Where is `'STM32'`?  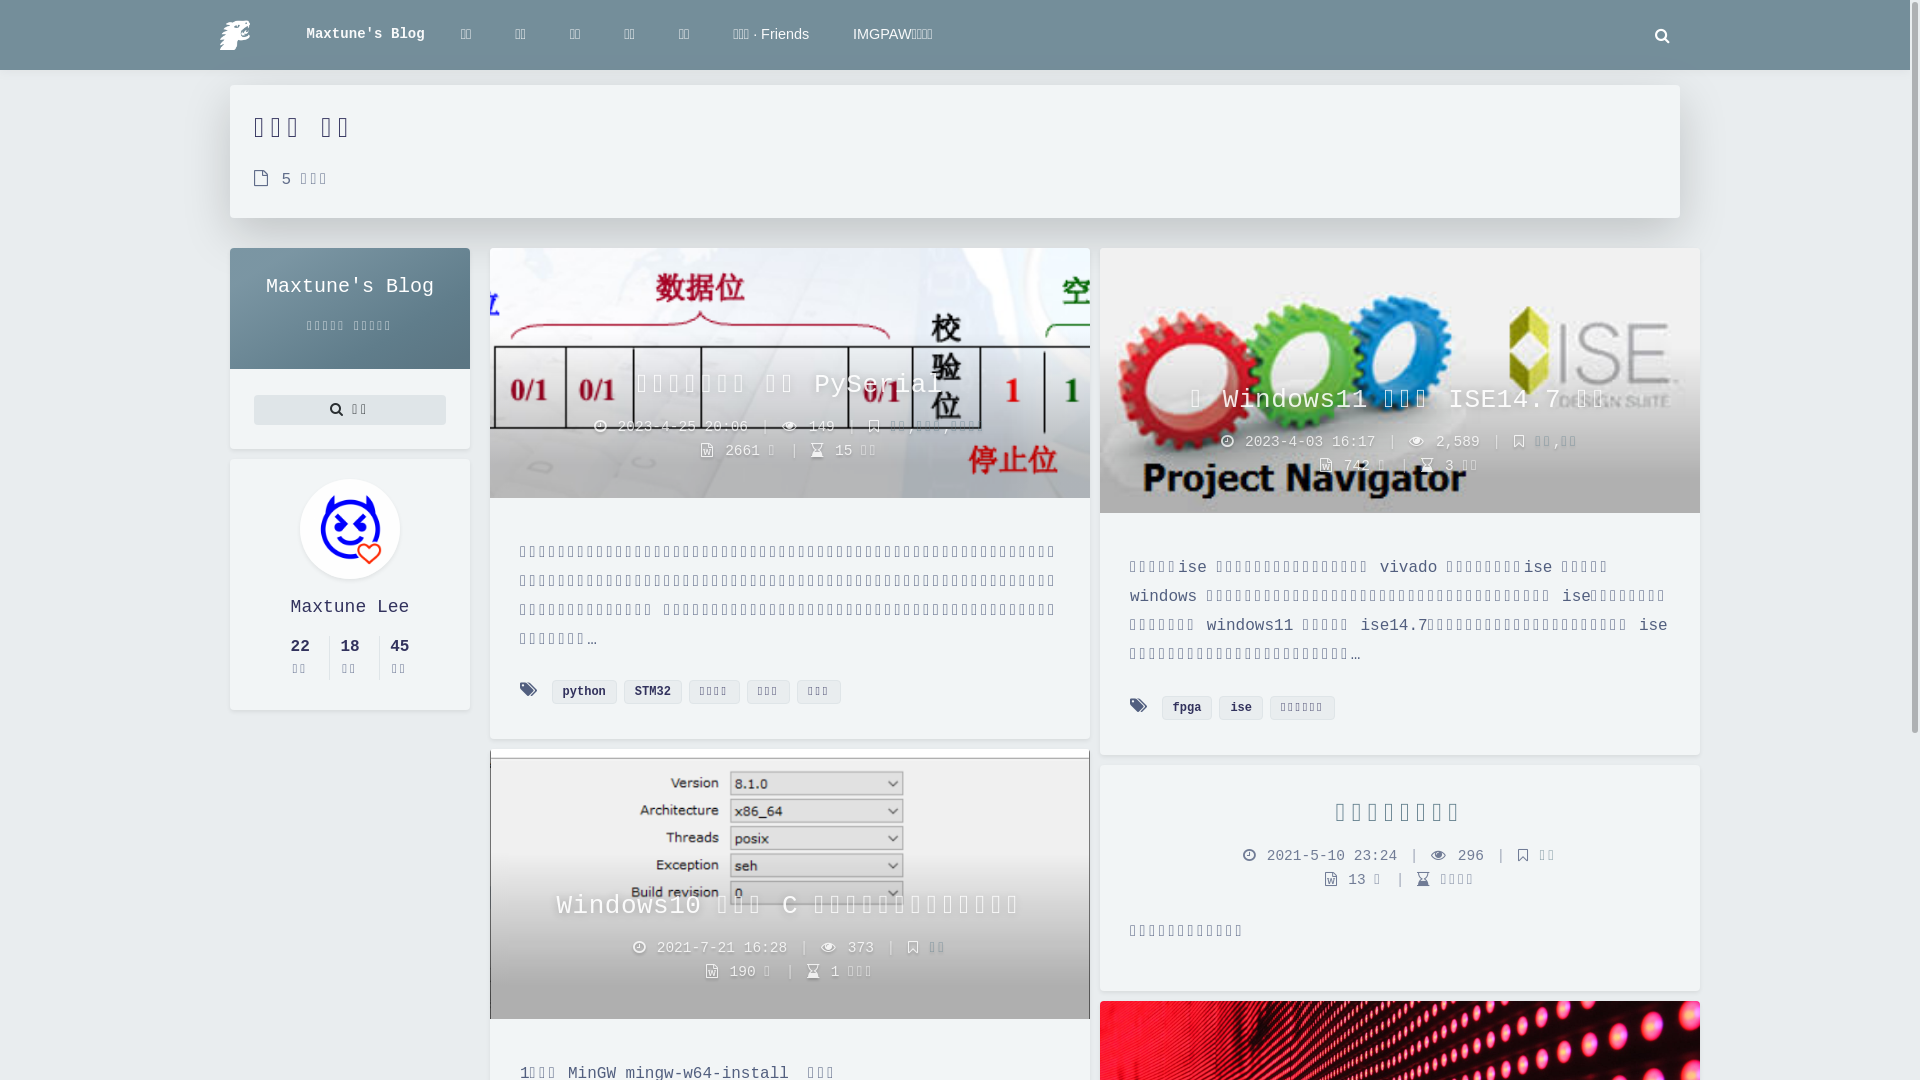
'STM32' is located at coordinates (623, 690).